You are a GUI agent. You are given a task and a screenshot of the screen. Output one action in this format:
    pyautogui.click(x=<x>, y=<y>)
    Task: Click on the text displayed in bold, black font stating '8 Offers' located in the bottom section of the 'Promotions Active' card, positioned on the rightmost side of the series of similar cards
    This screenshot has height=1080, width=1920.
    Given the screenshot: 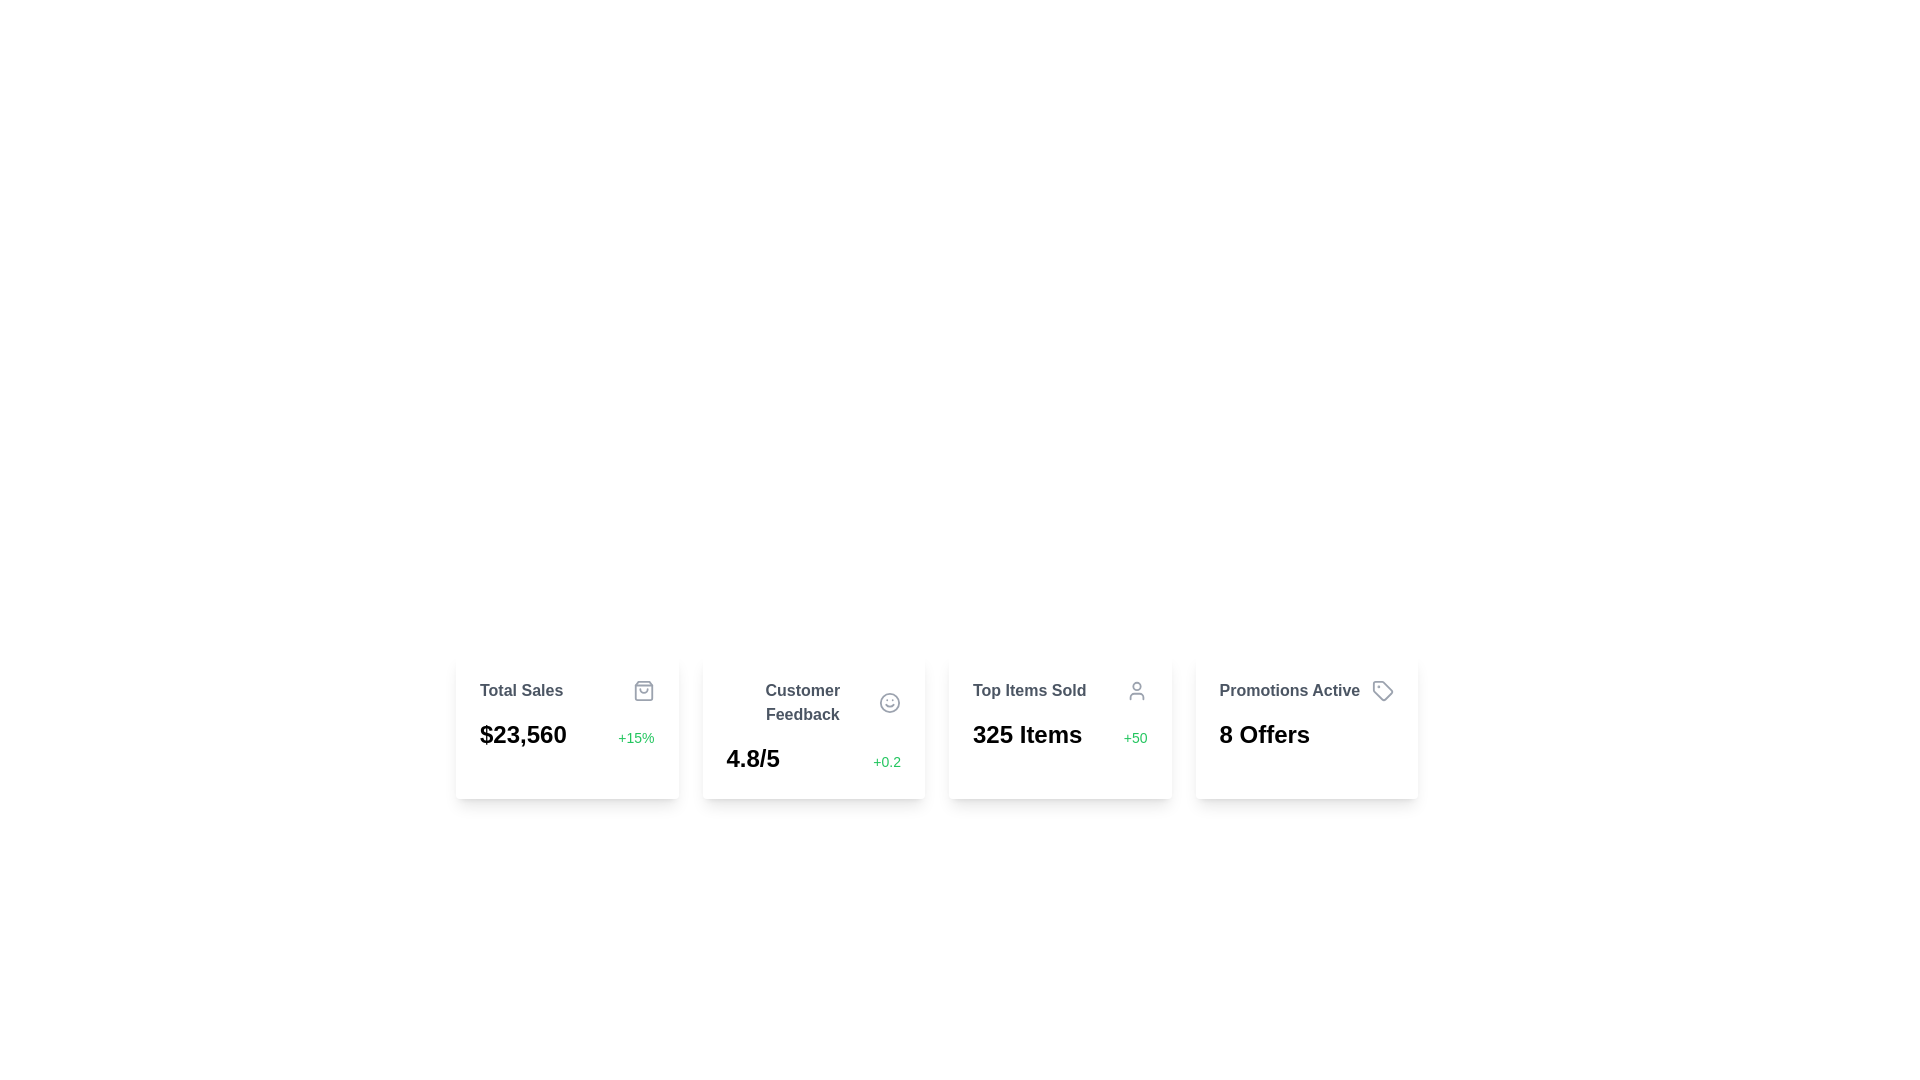 What is the action you would take?
    pyautogui.click(x=1306, y=735)
    